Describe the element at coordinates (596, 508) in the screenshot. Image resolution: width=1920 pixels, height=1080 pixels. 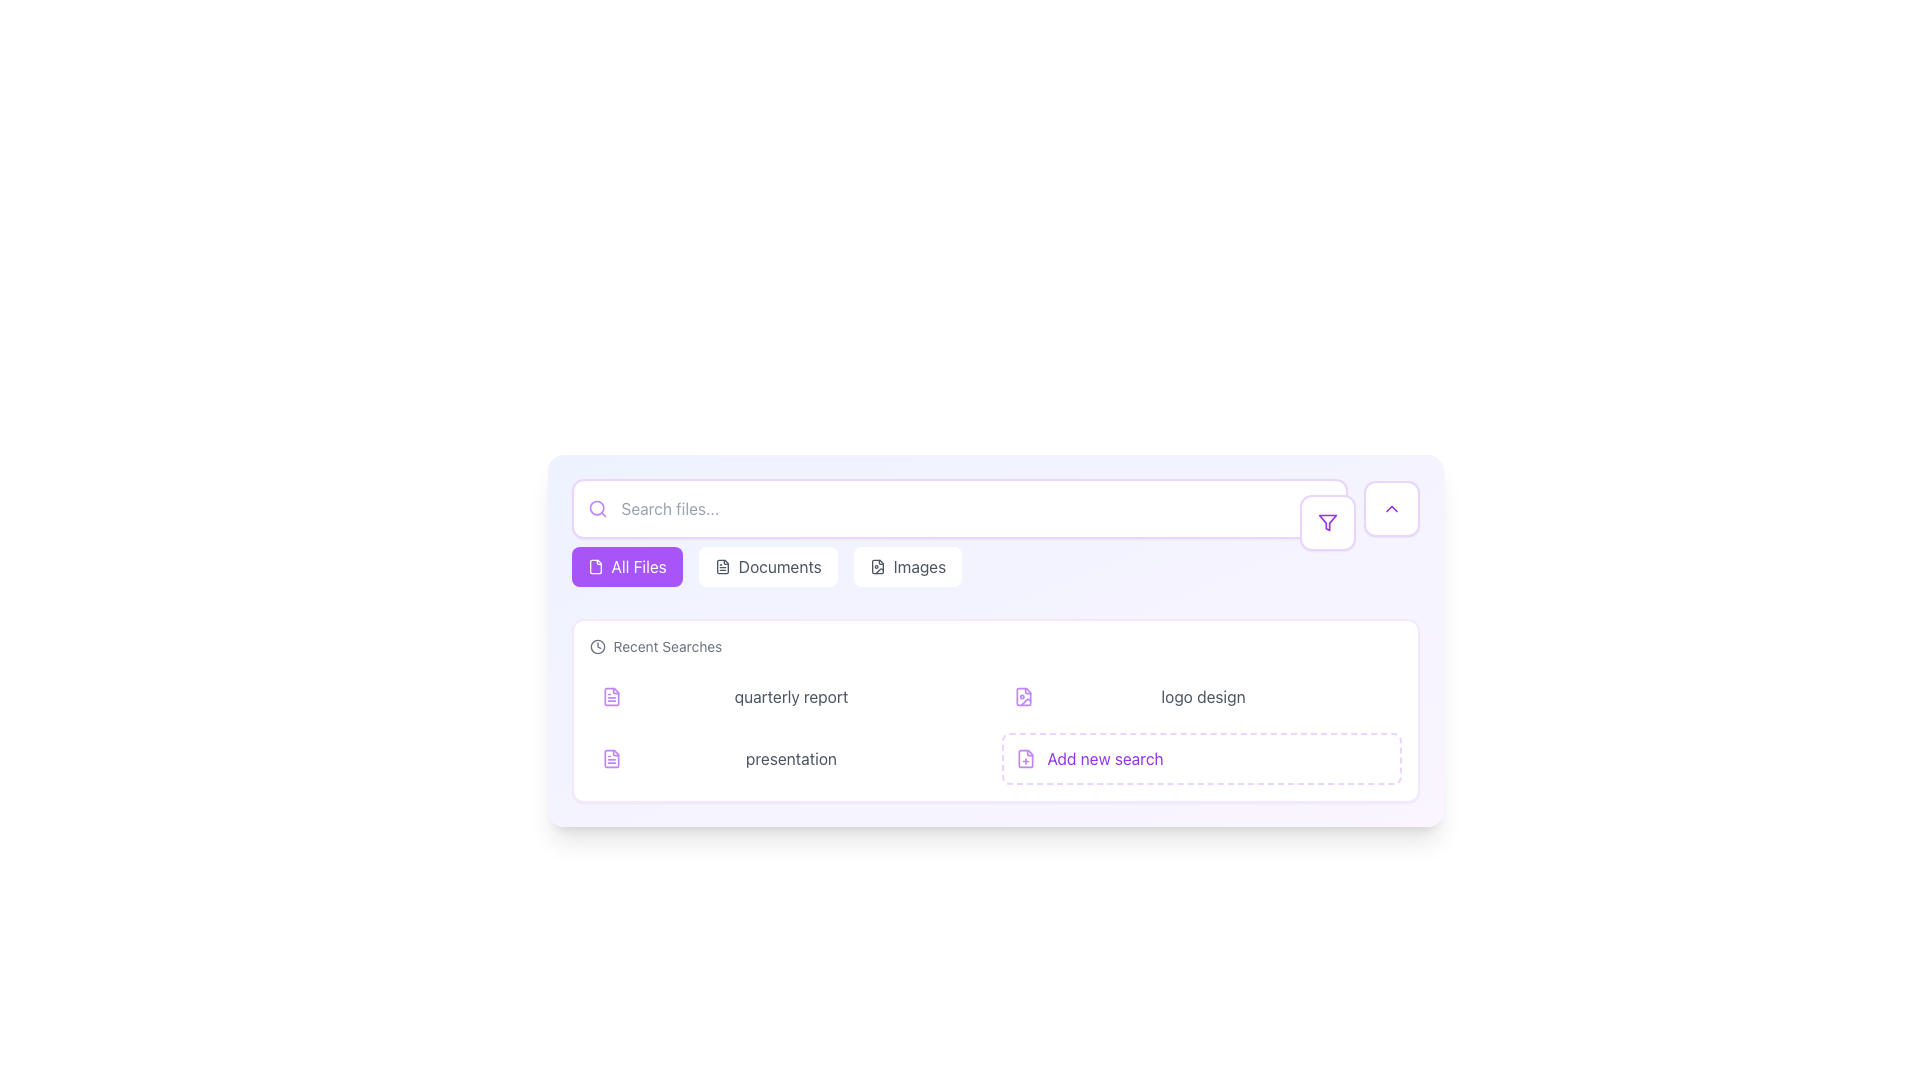
I see `the modern purple magnifying glass search icon located on the left edge of the search input bar, which is aligned vertically with its center` at that location.